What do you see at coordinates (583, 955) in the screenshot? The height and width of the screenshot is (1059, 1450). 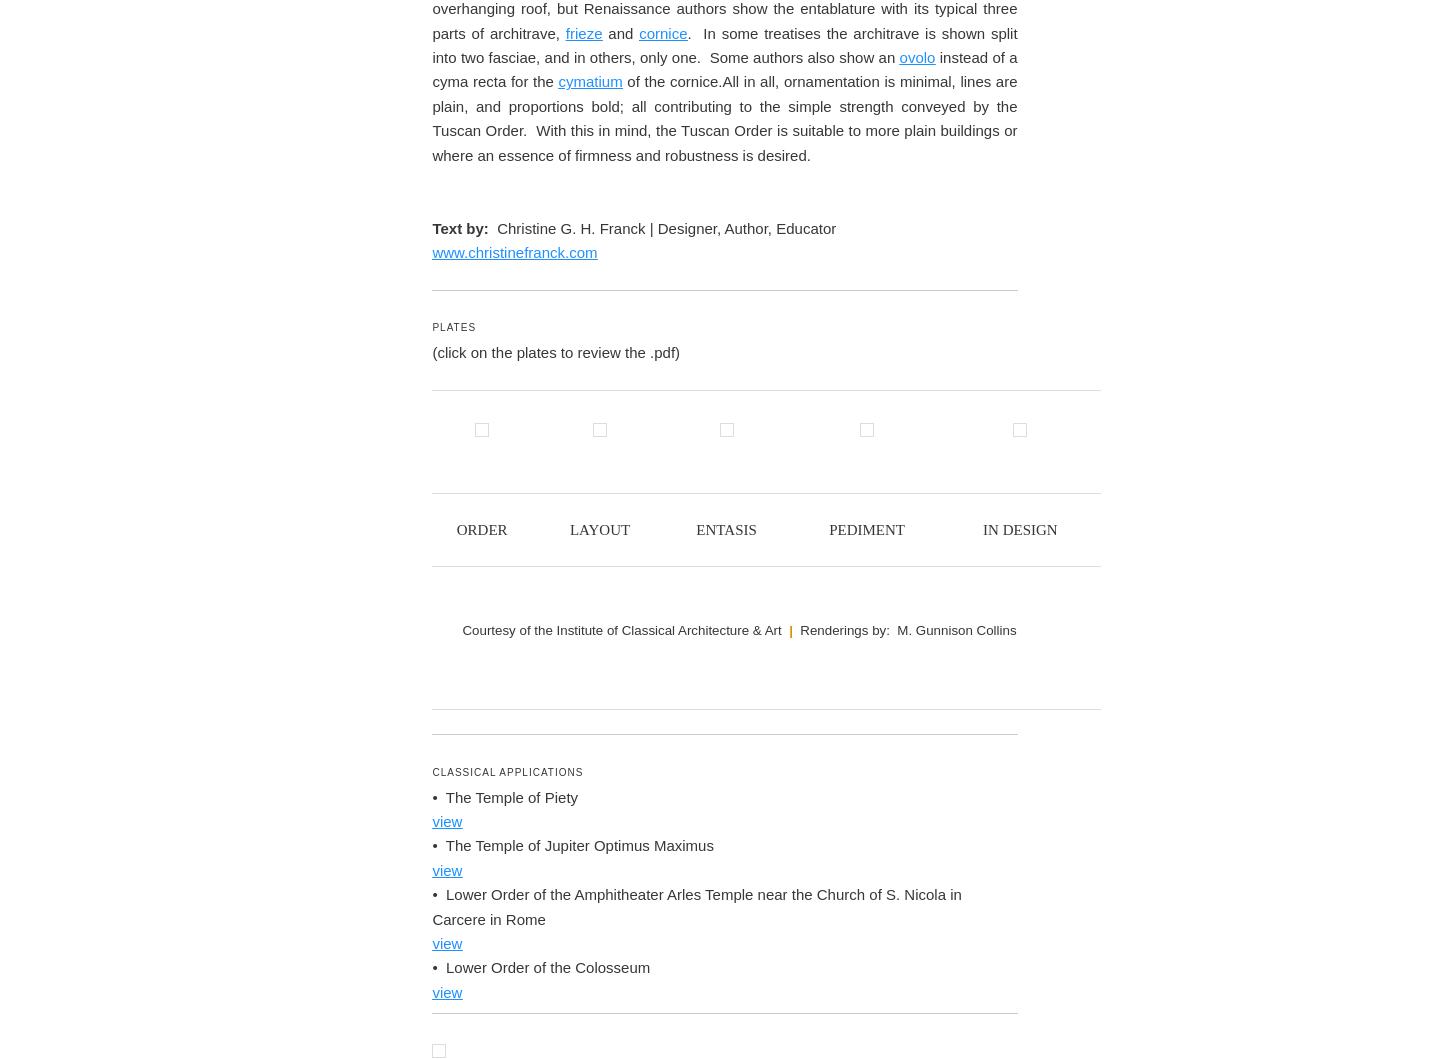 I see `'frieze'` at bounding box center [583, 955].